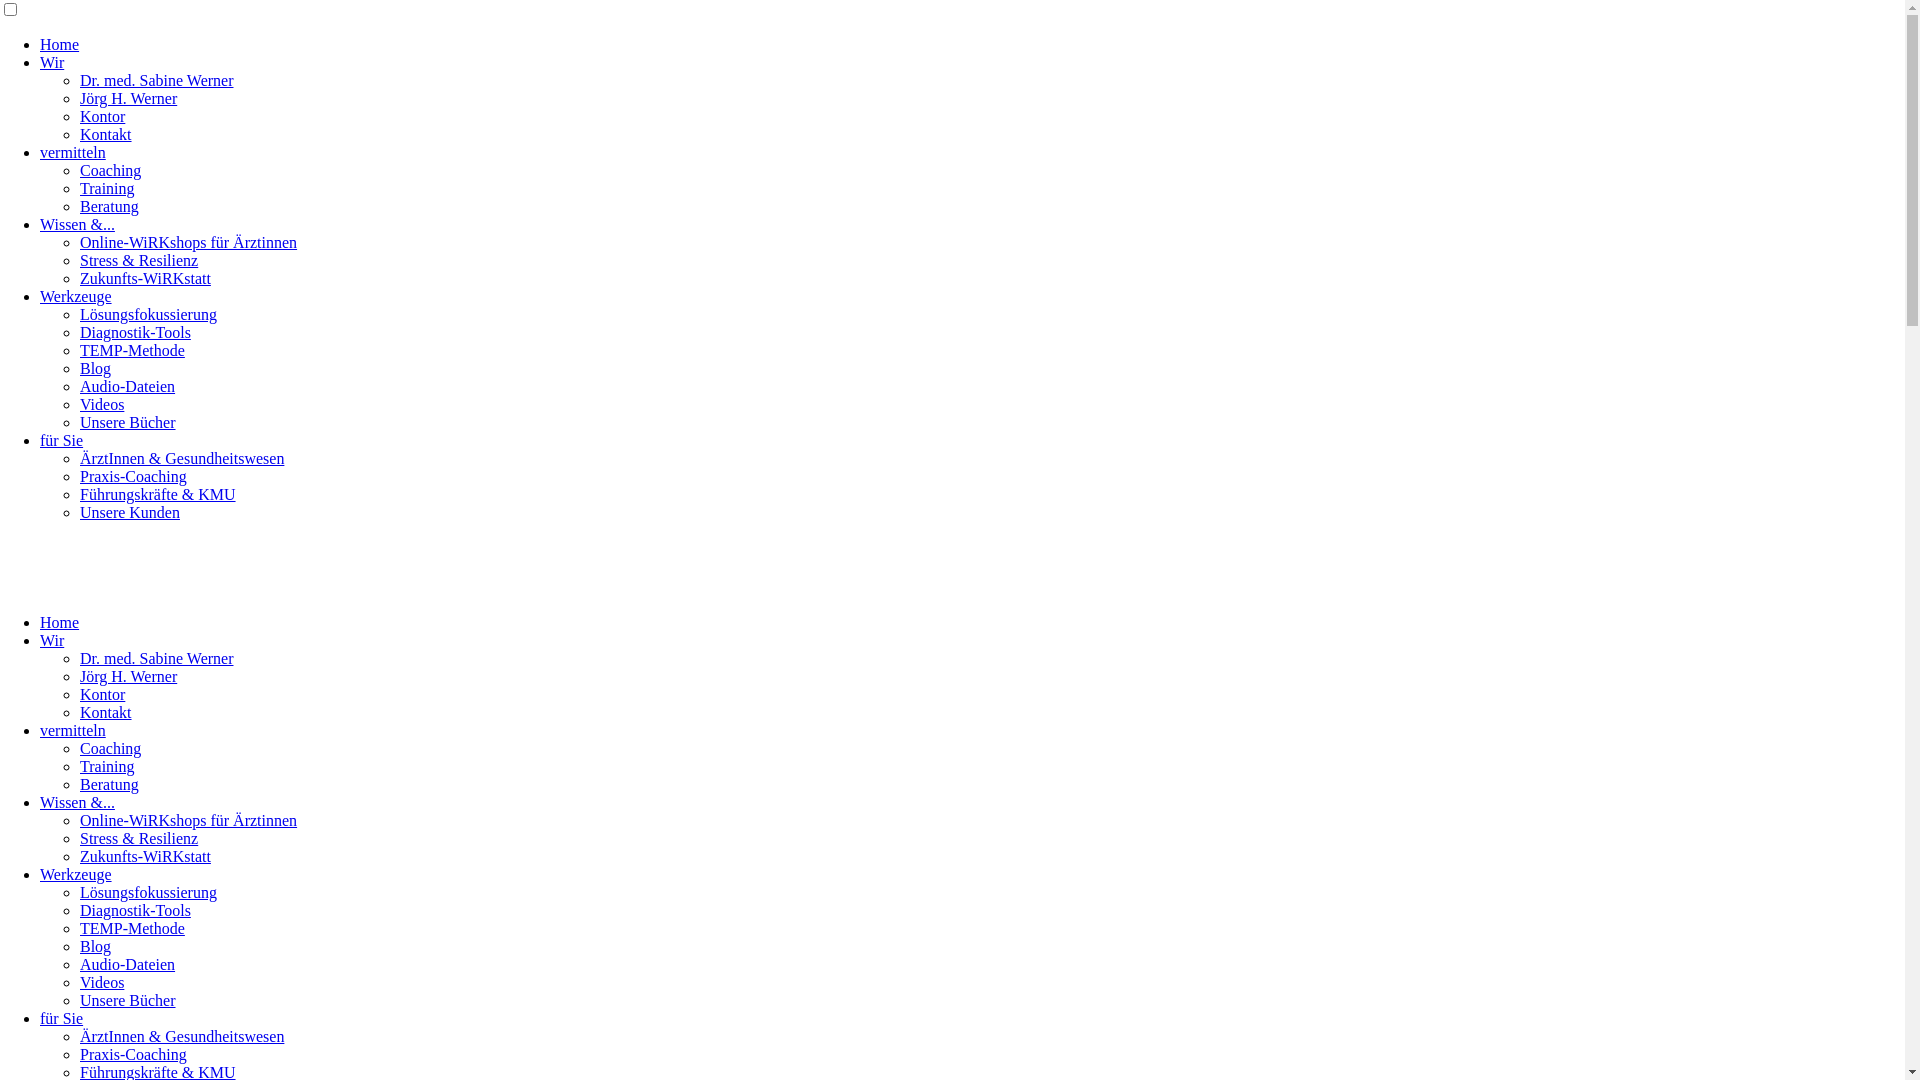  What do you see at coordinates (39, 621) in the screenshot?
I see `'Home'` at bounding box center [39, 621].